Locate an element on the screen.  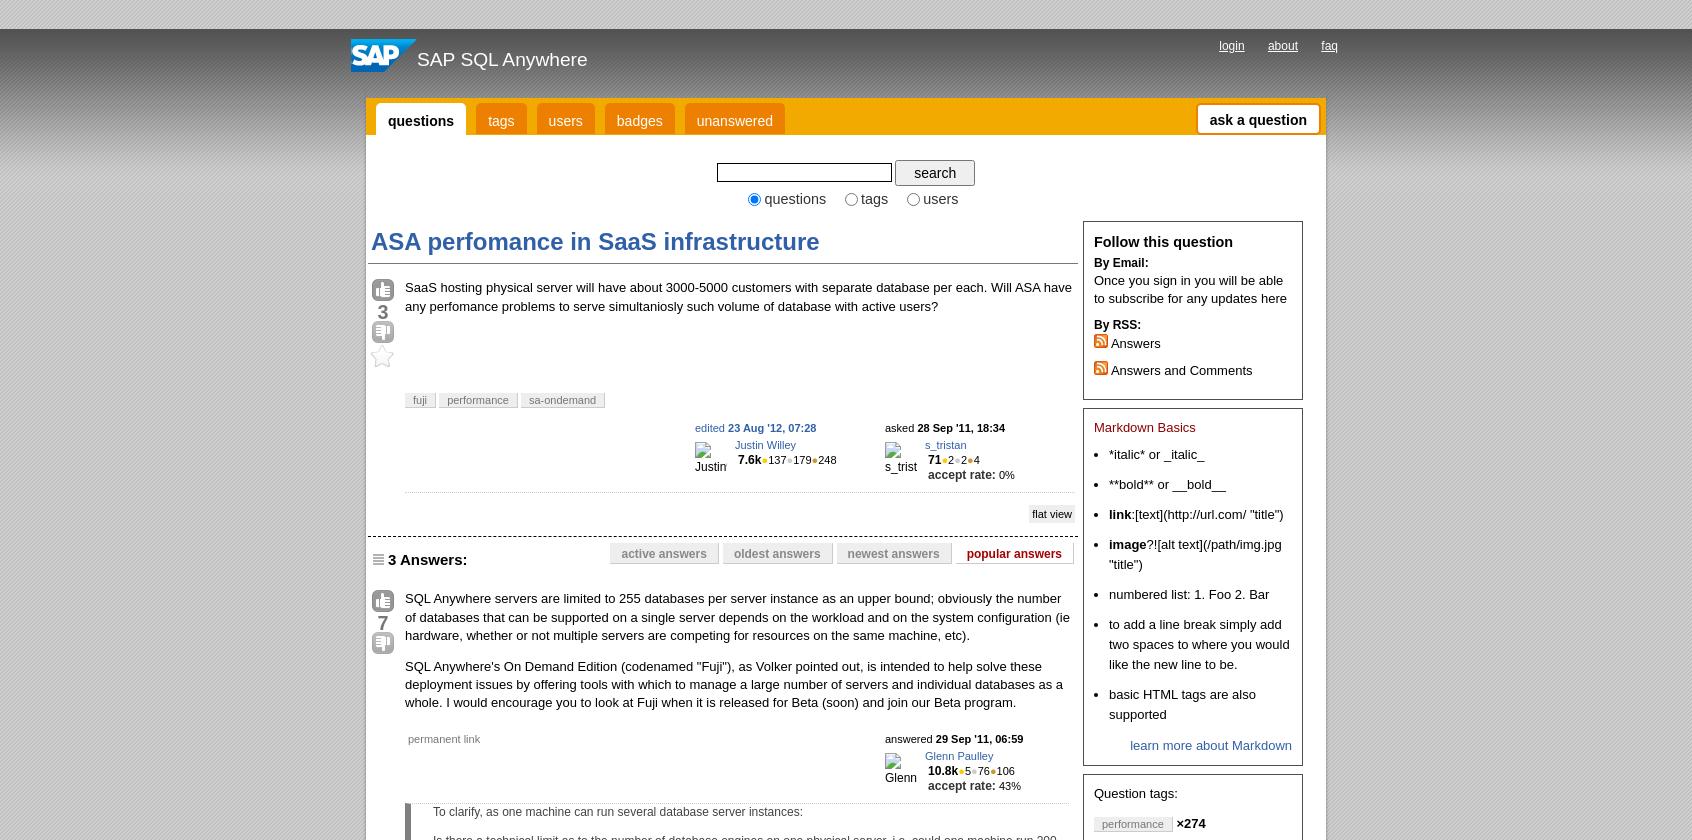
'Question tags:' is located at coordinates (1134, 792).